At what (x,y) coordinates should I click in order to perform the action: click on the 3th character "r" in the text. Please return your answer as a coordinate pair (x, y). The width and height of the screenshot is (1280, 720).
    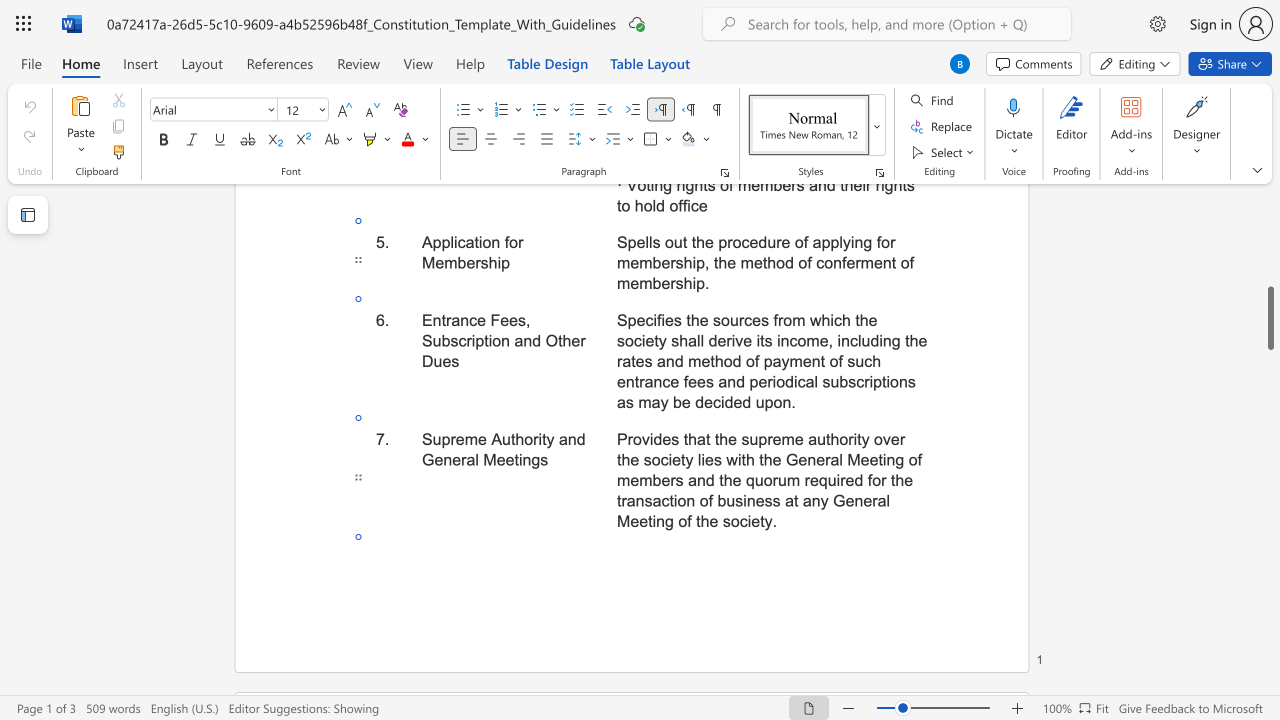
    Looking at the image, I should click on (462, 460).